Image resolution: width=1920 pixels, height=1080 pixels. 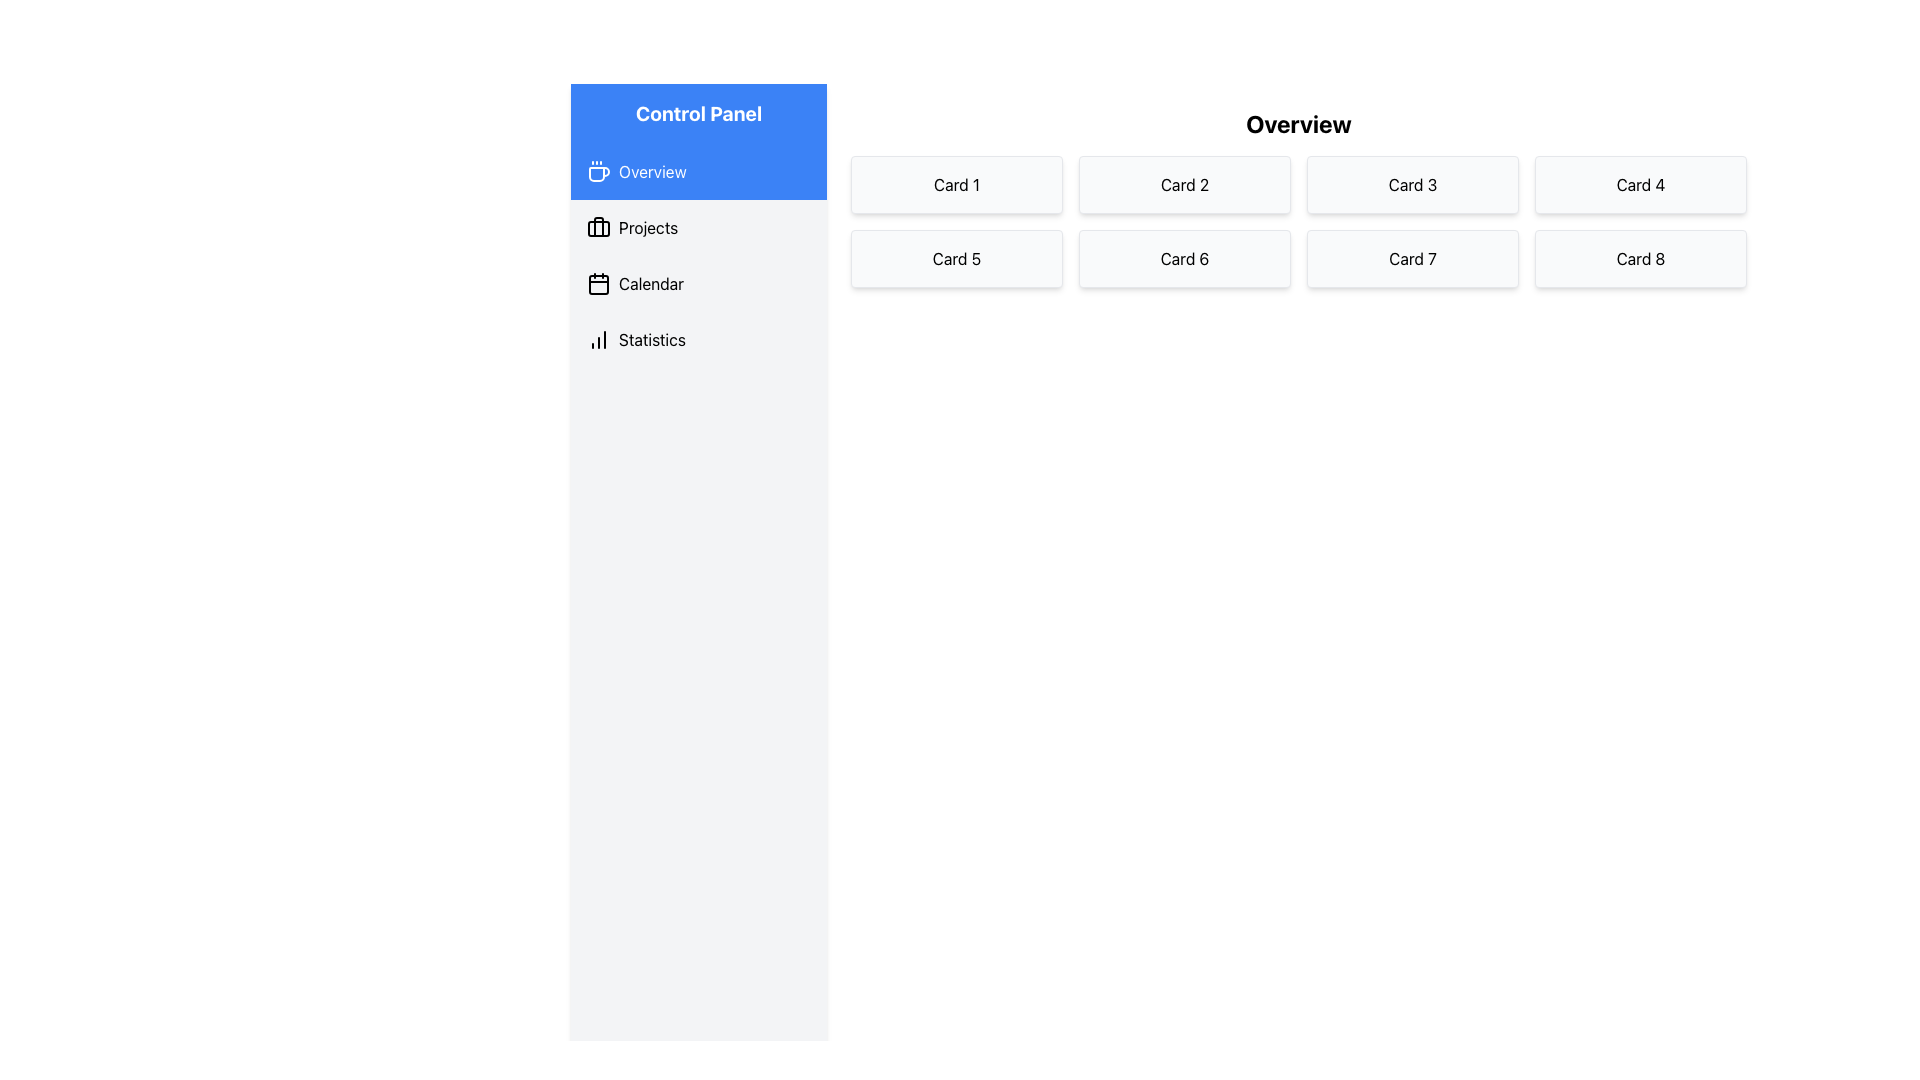 What do you see at coordinates (648, 226) in the screenshot?
I see `the 'Projects' text label in the sidebar menu, which is the second item below 'Overview' and above 'Calendar'` at bounding box center [648, 226].